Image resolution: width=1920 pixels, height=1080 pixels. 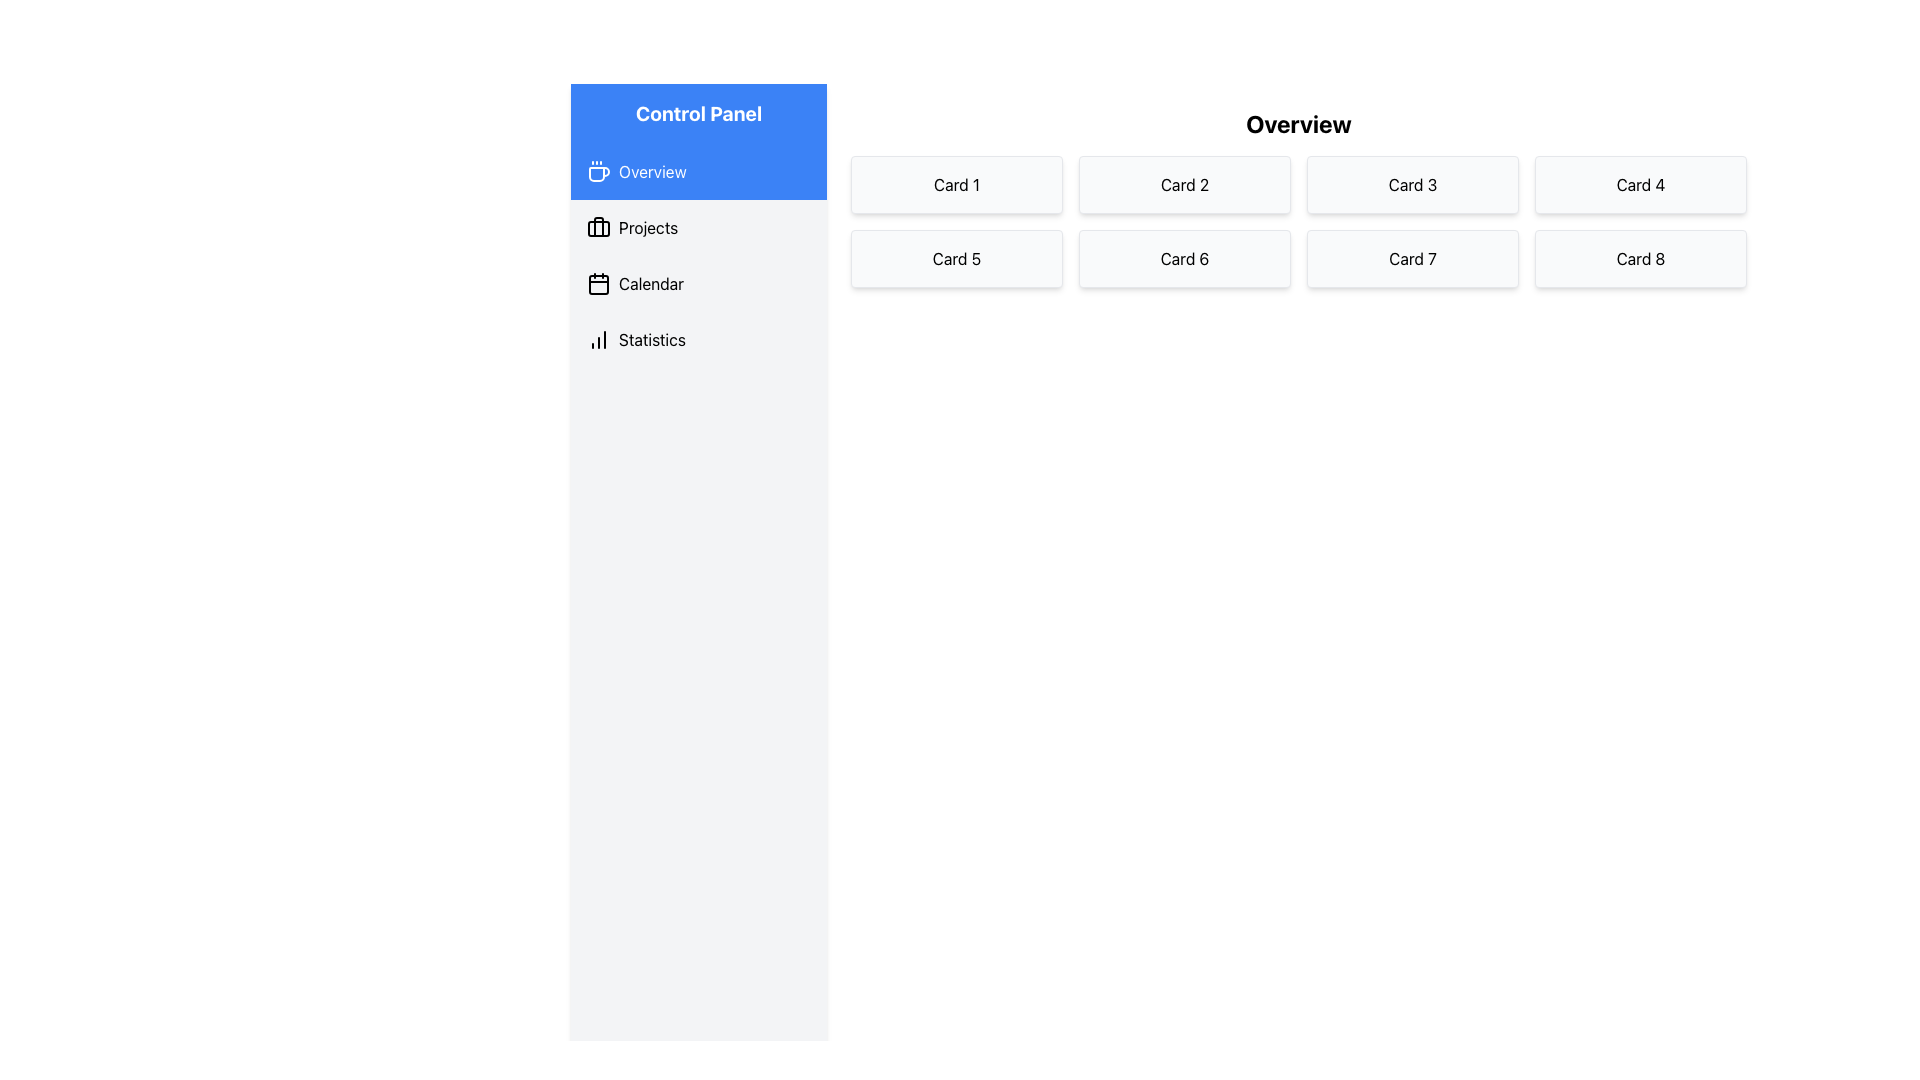 What do you see at coordinates (648, 226) in the screenshot?
I see `the 'Projects' text label in the sidebar menu, which is the second item below 'Overview' and above 'Calendar'` at bounding box center [648, 226].